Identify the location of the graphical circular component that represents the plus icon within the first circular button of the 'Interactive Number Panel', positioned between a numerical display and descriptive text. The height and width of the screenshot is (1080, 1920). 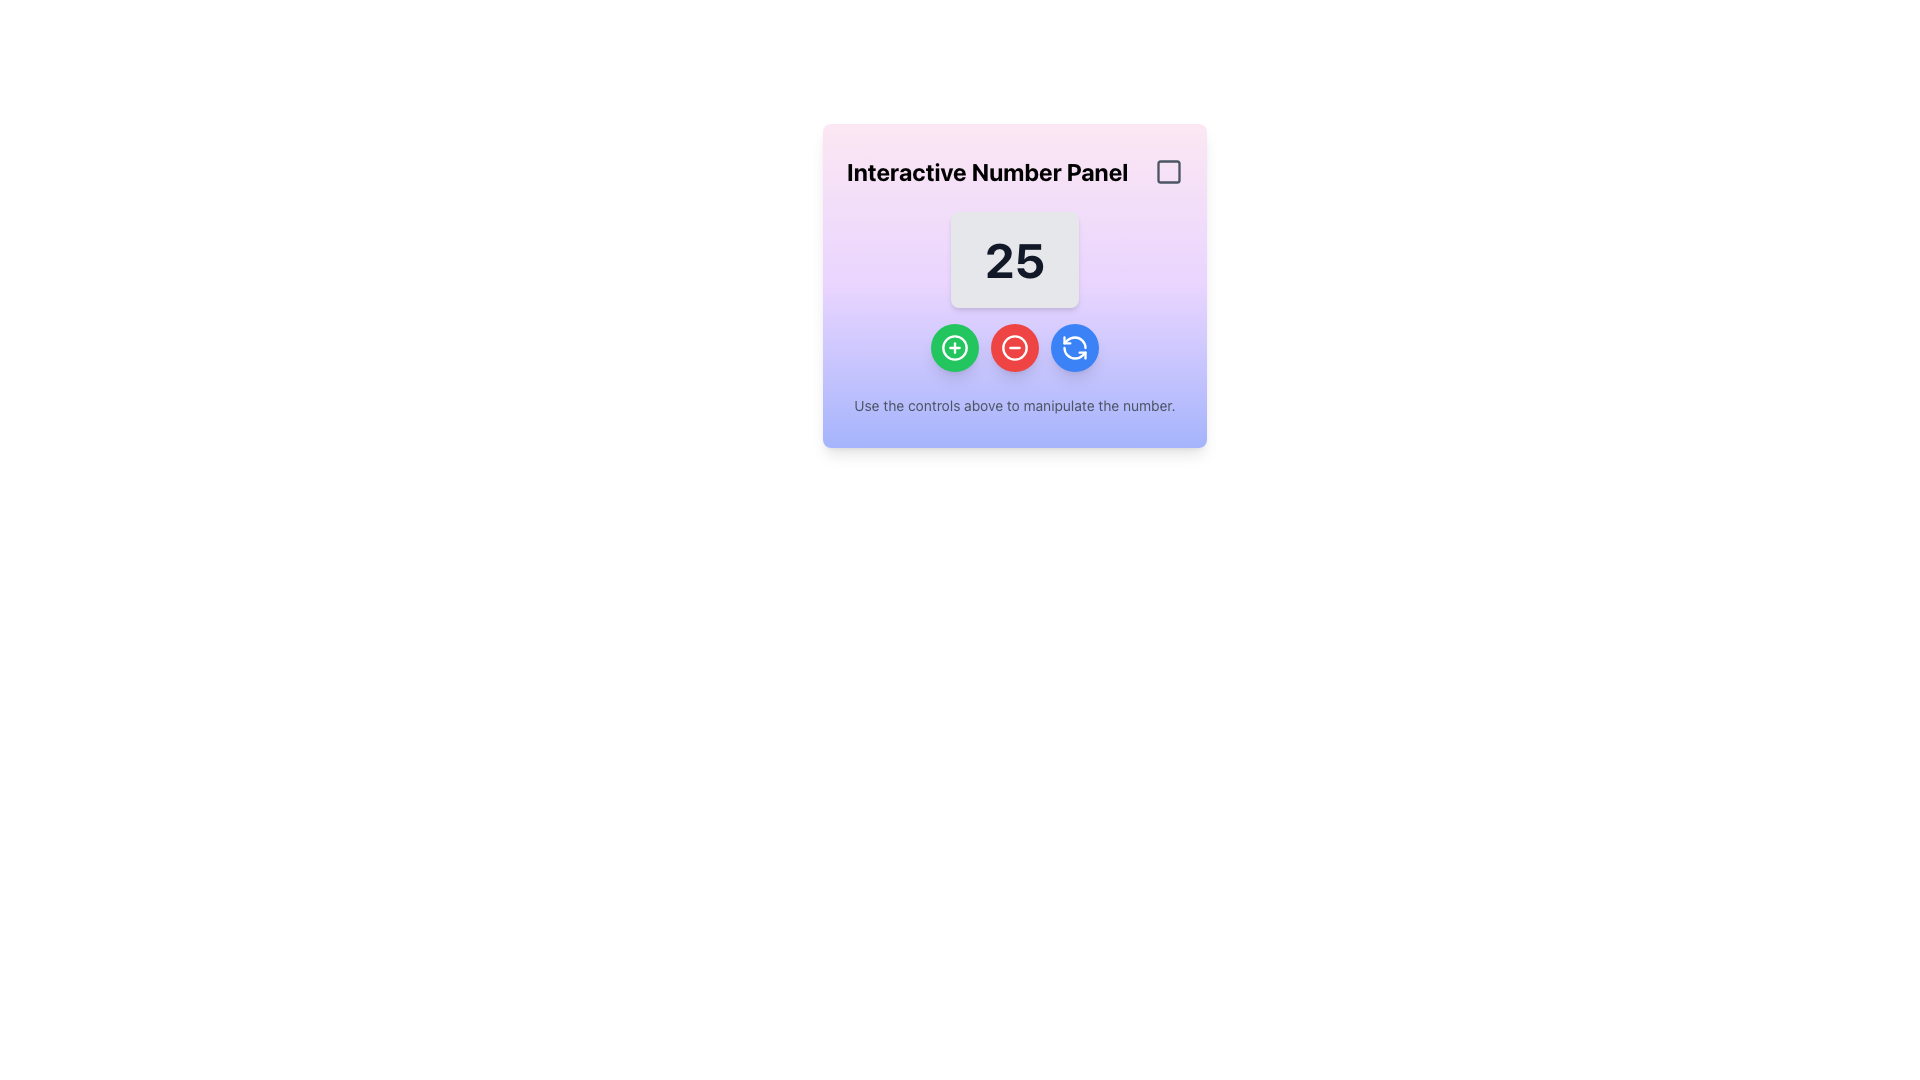
(954, 346).